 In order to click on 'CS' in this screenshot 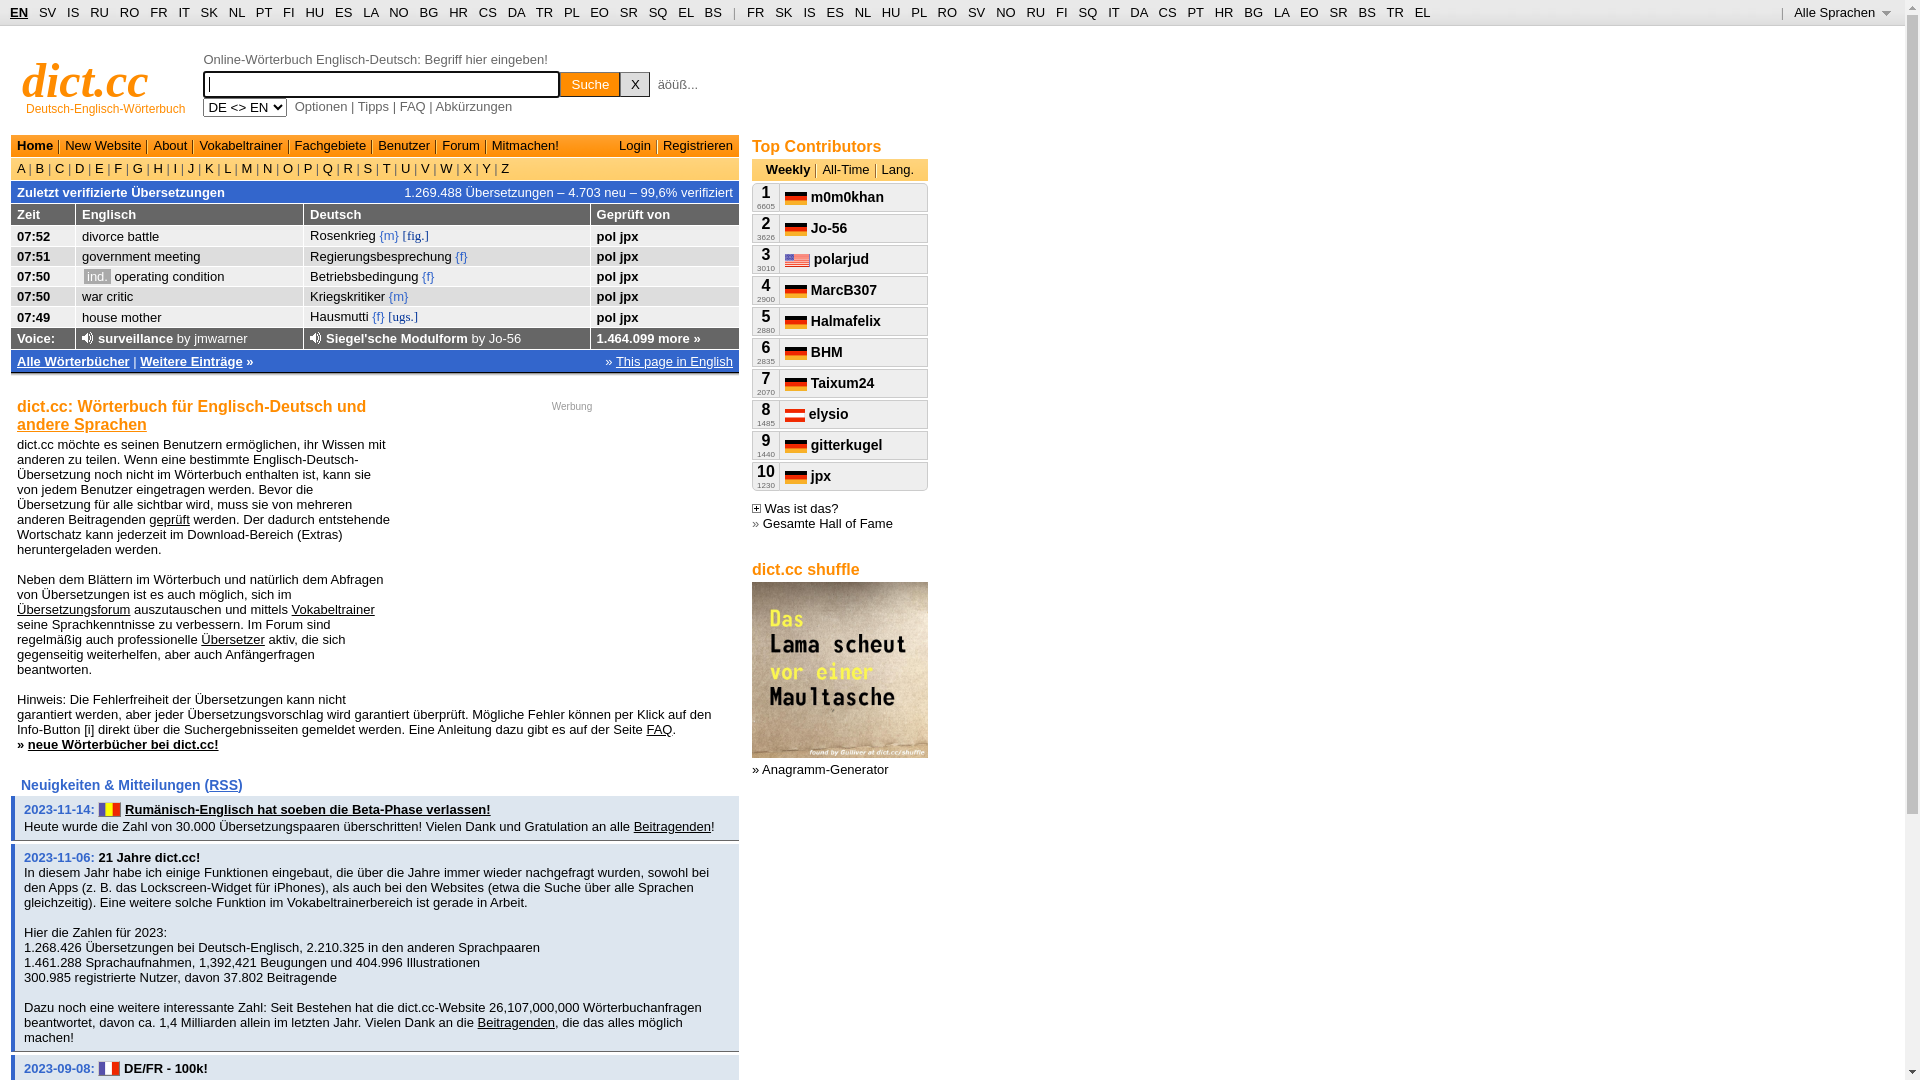, I will do `click(488, 12)`.